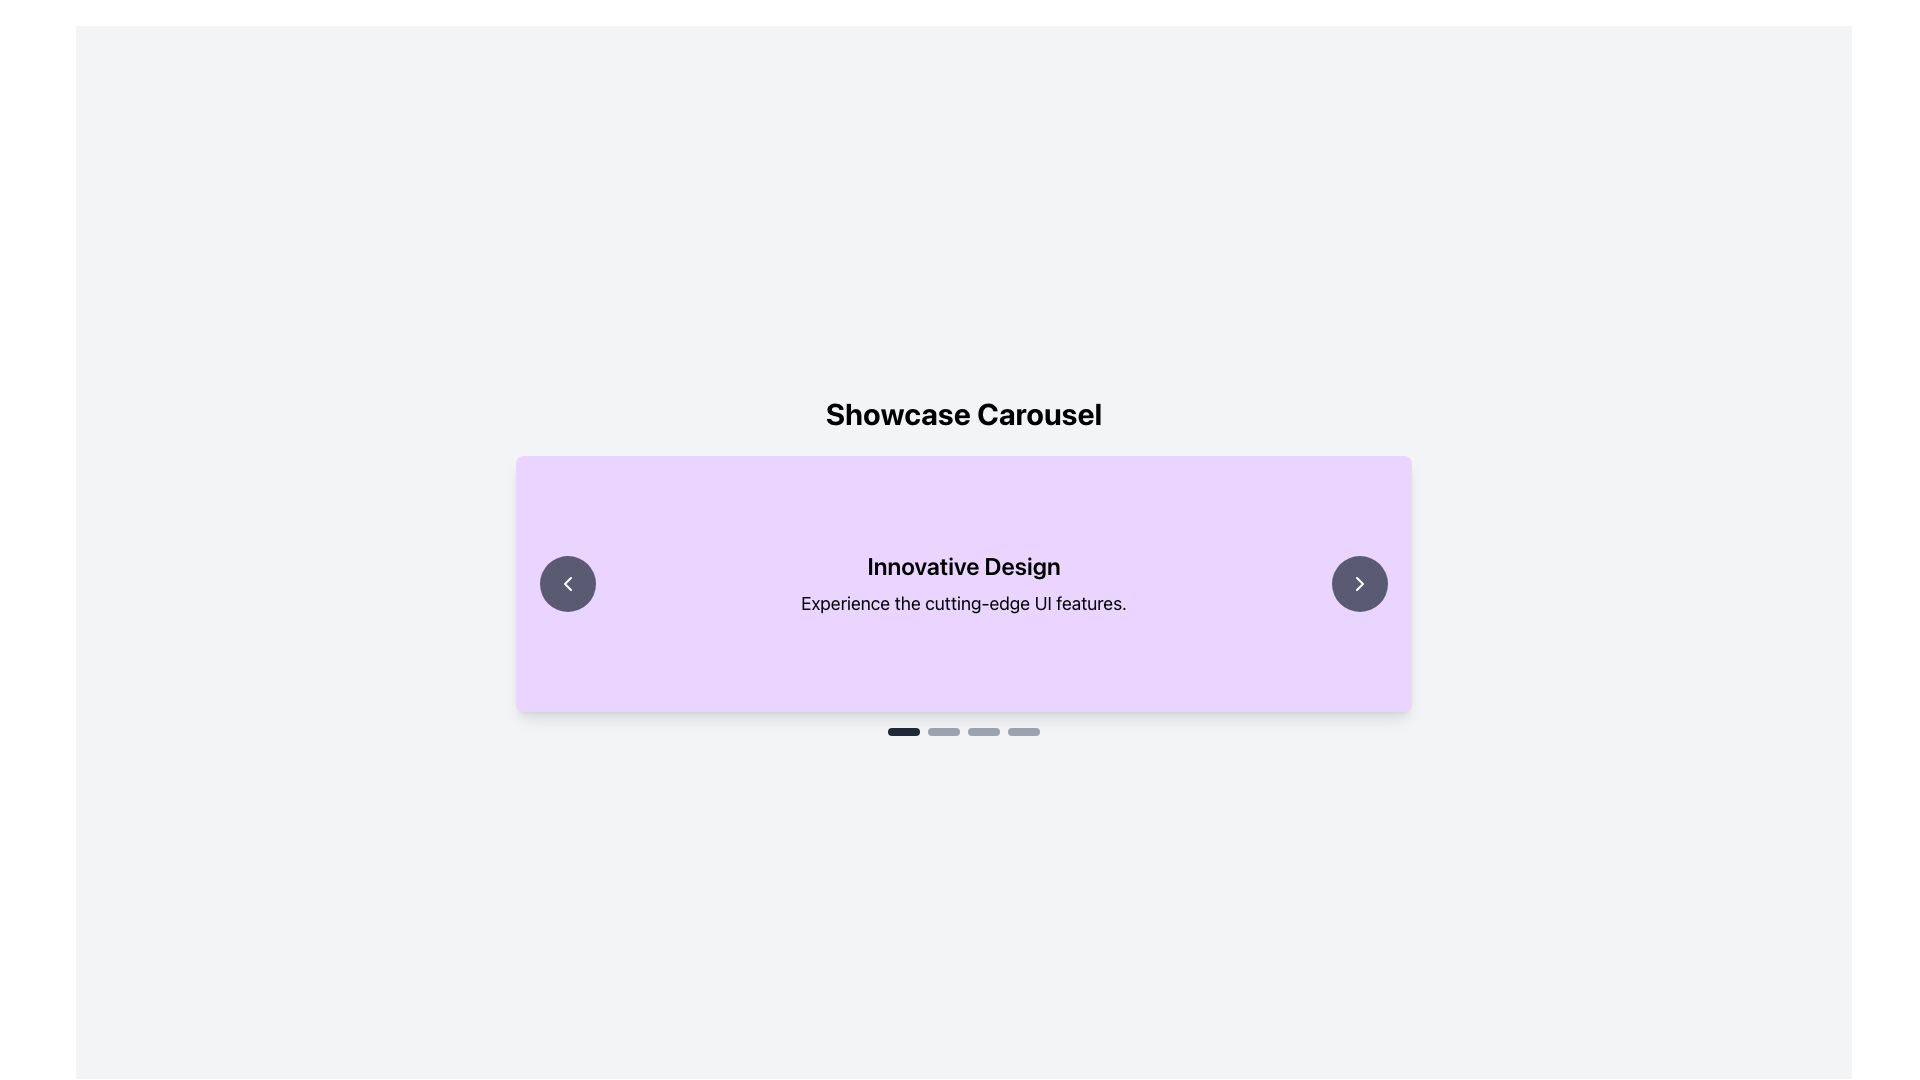 This screenshot has width=1920, height=1080. Describe the element at coordinates (1023, 732) in the screenshot. I see `the fourth Navigation Indicator, a small horizontal rectangular element with rounded edges` at that location.